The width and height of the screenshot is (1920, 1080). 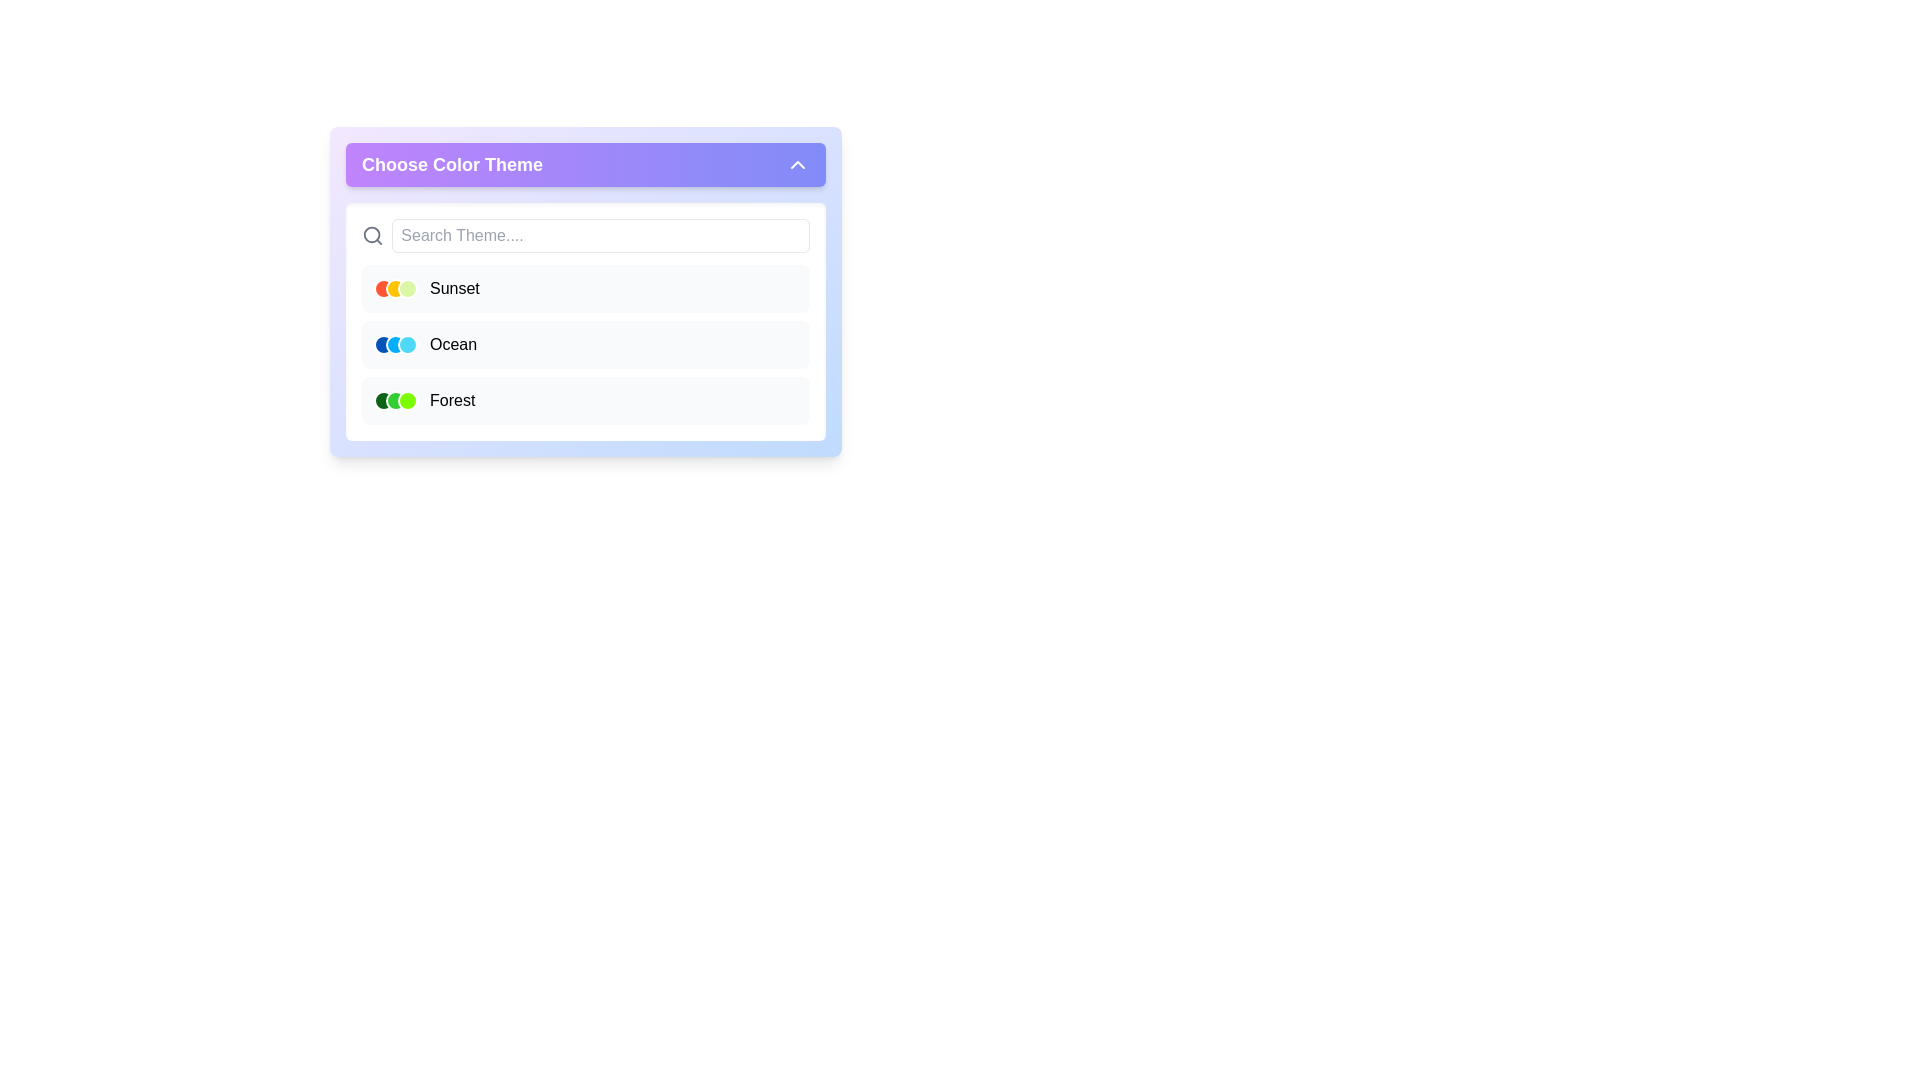 I want to click on the gray magnifying glass icon located in the header of the search section, so click(x=373, y=234).